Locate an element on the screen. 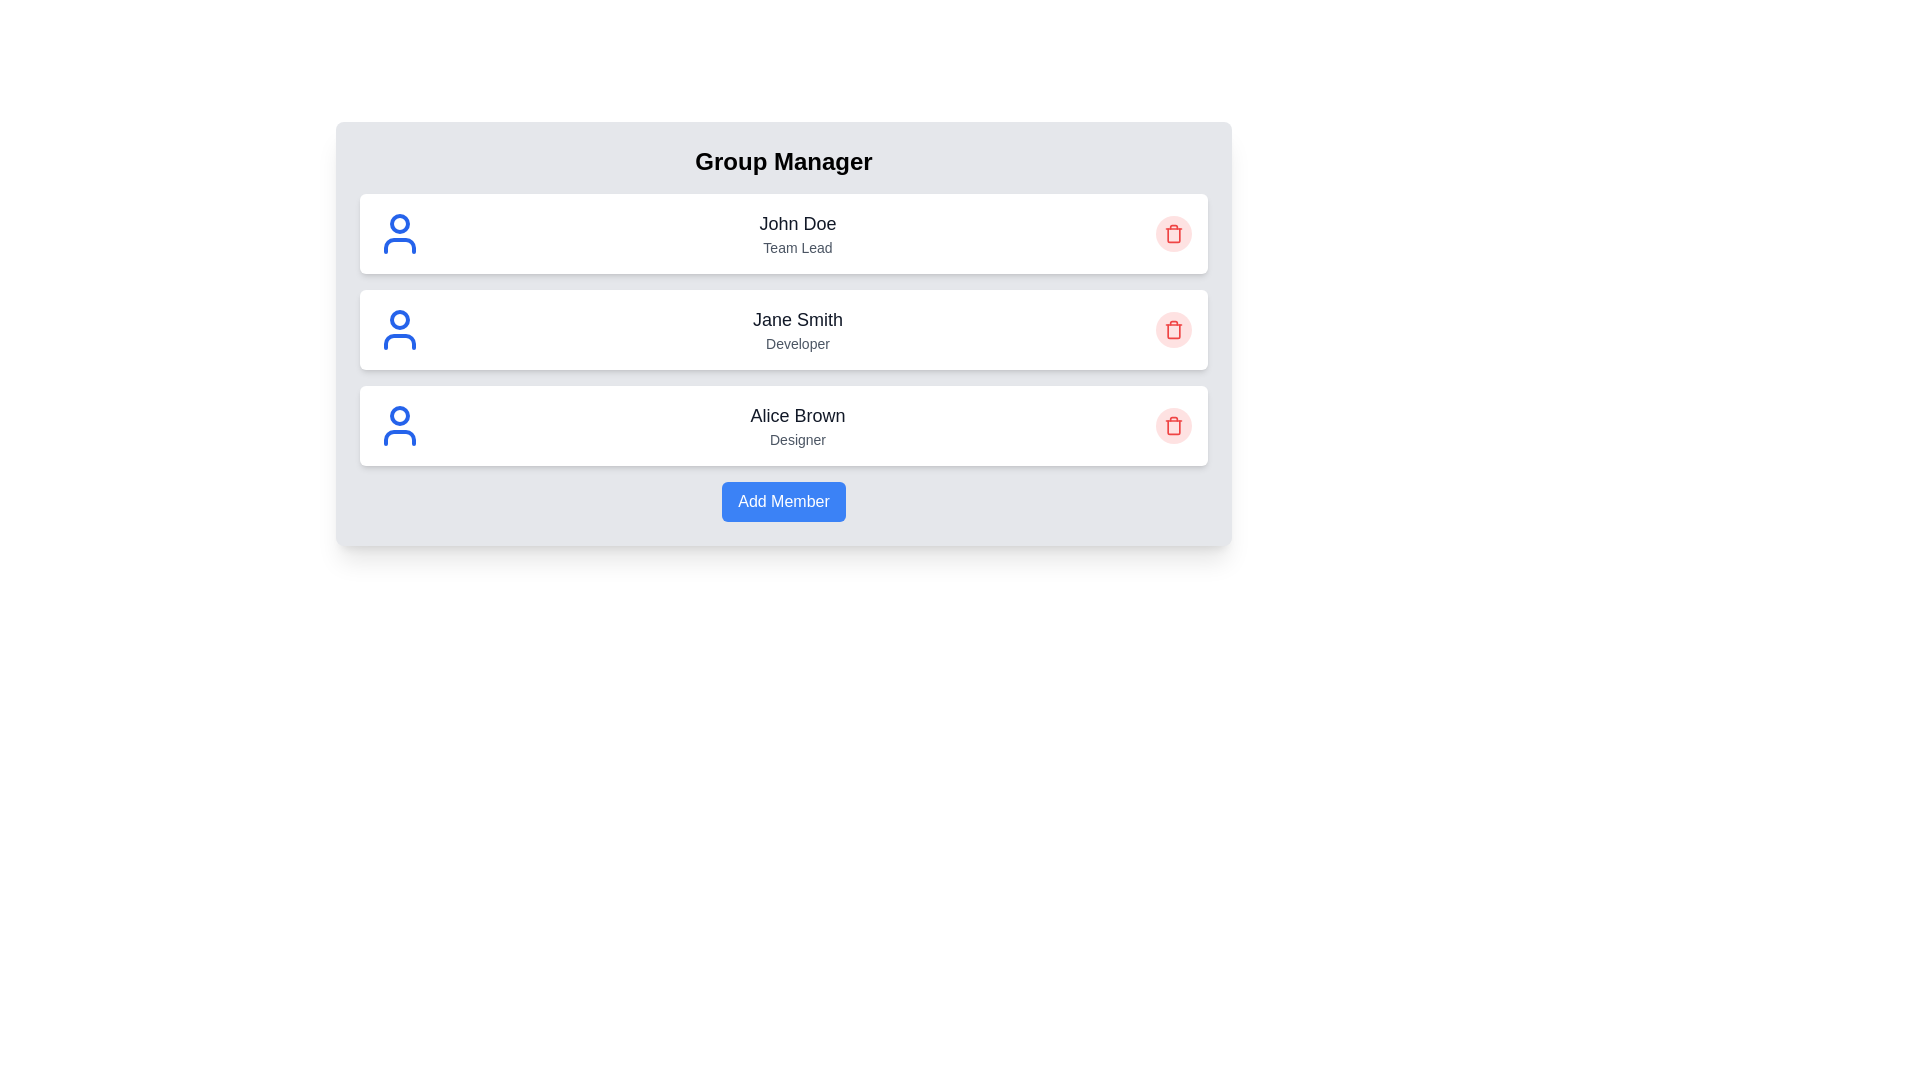 This screenshot has height=1080, width=1920. the delete button located at the far right of the card containing 'Jane Smith' and 'Developer' is located at coordinates (1174, 329).